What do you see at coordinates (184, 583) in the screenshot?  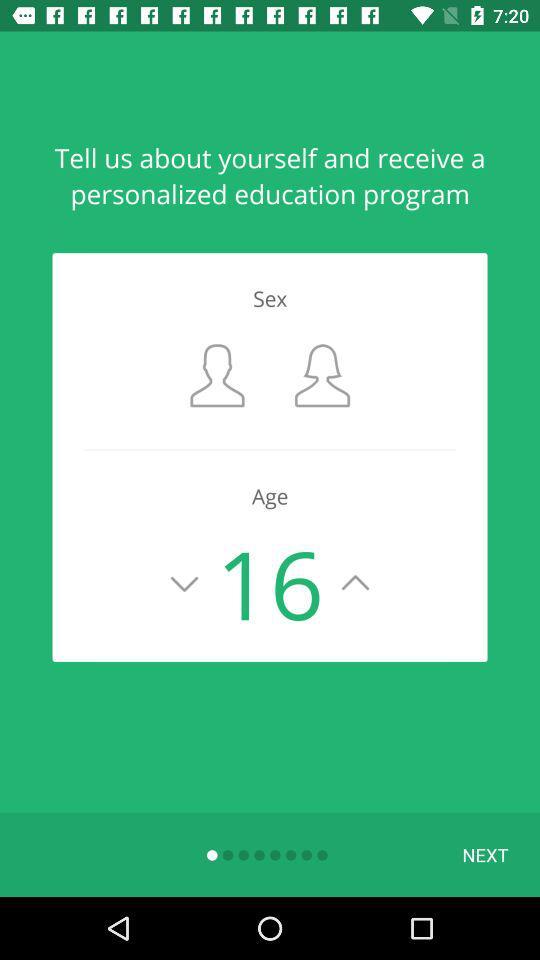 I see `lower age arrow` at bounding box center [184, 583].